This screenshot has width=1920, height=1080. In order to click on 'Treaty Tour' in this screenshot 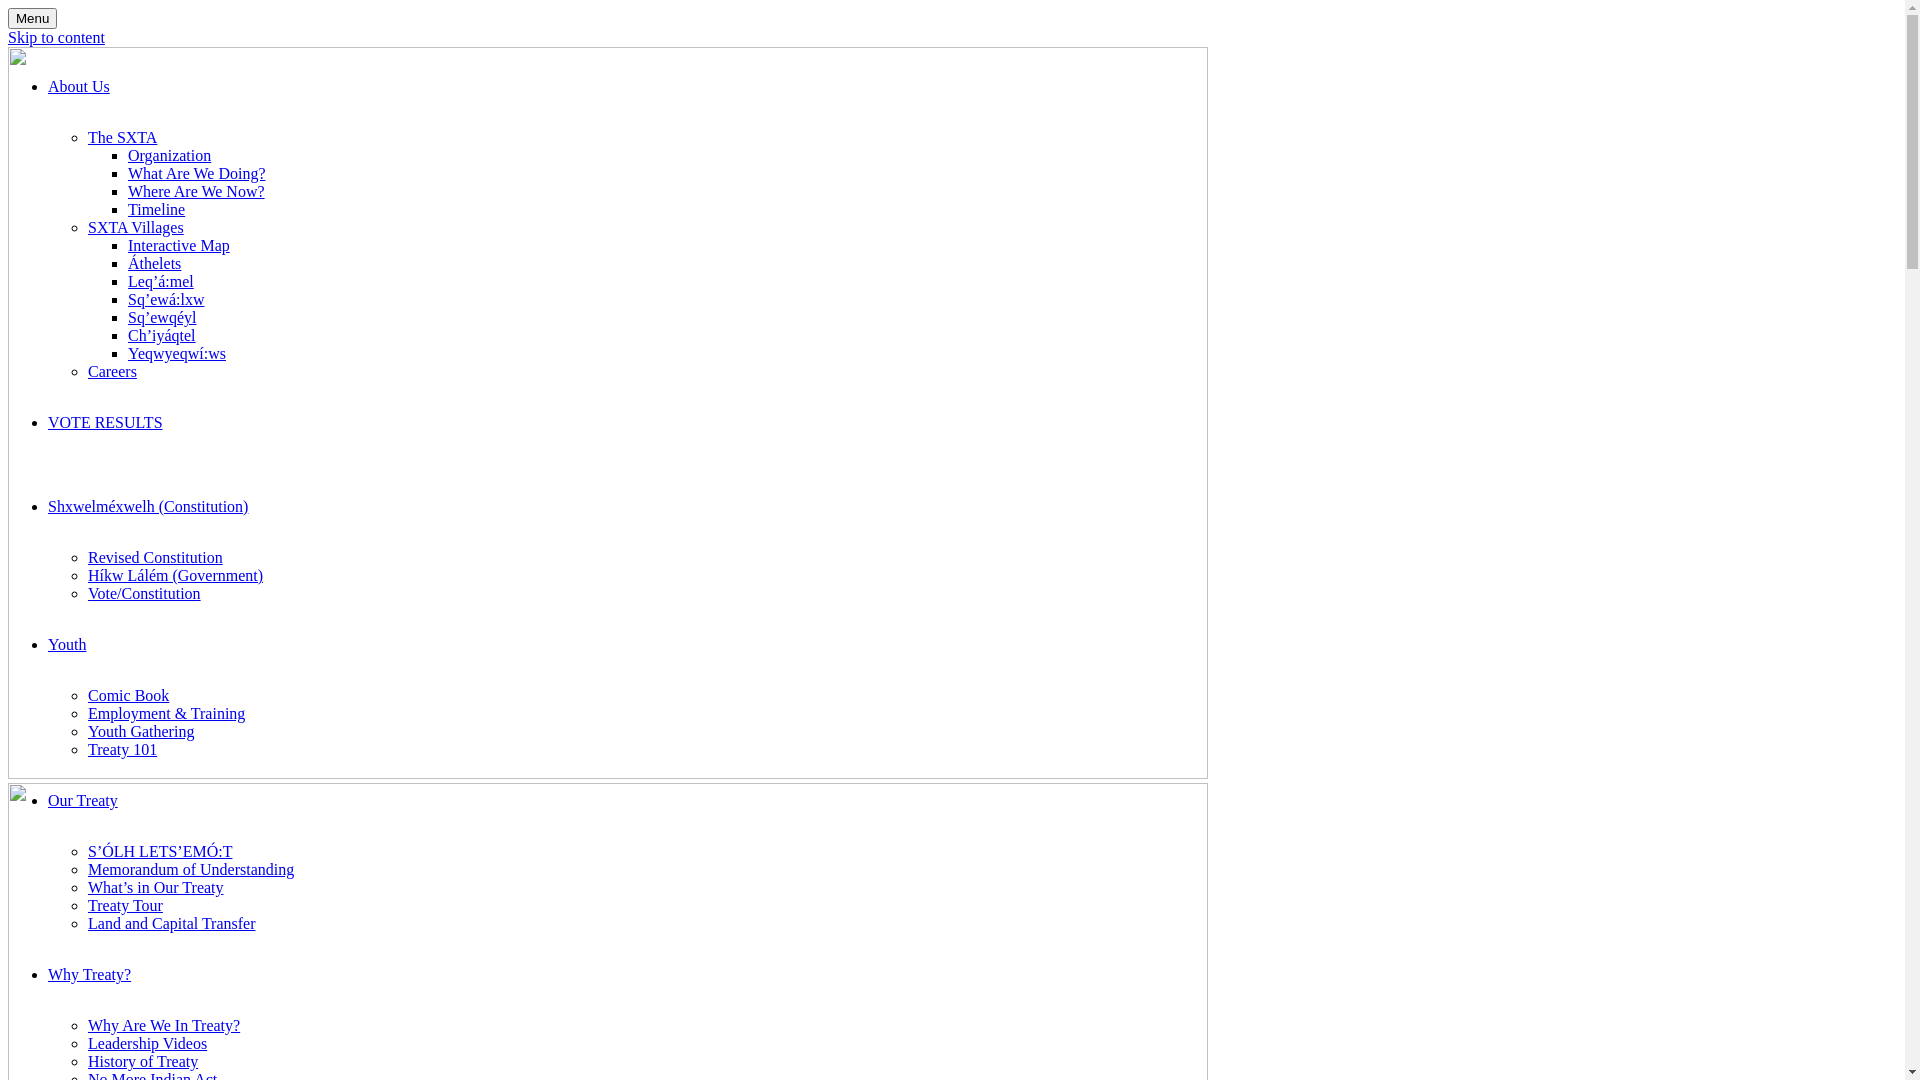, I will do `click(124, 905)`.